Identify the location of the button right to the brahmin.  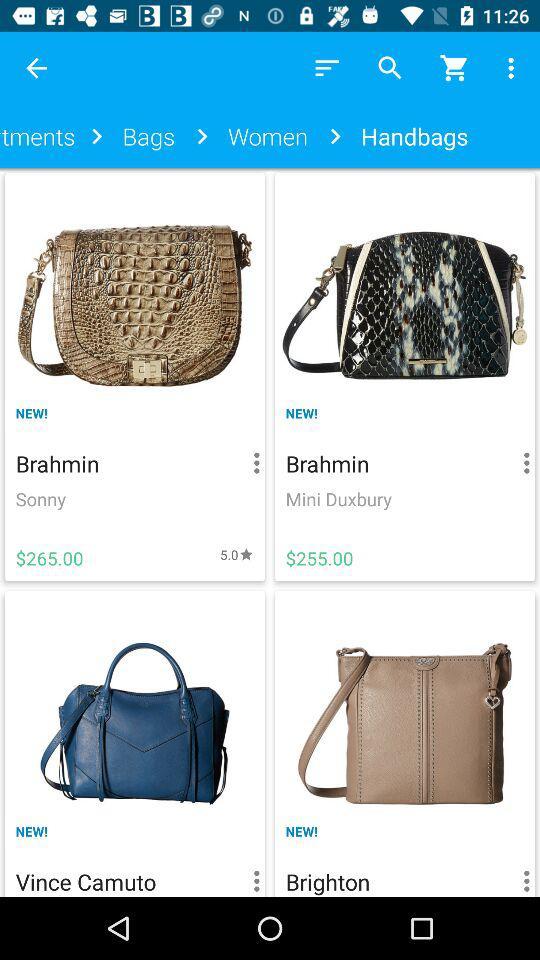
(520, 463).